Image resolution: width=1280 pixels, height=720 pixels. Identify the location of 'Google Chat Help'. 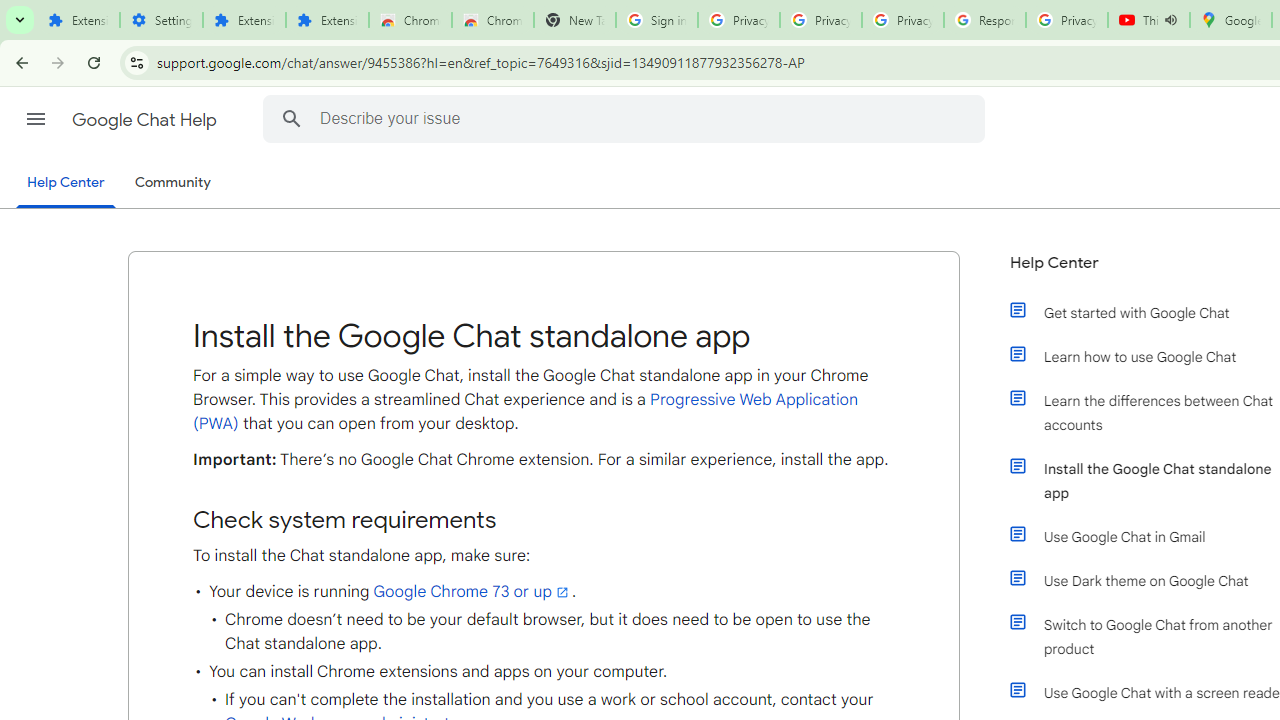
(145, 119).